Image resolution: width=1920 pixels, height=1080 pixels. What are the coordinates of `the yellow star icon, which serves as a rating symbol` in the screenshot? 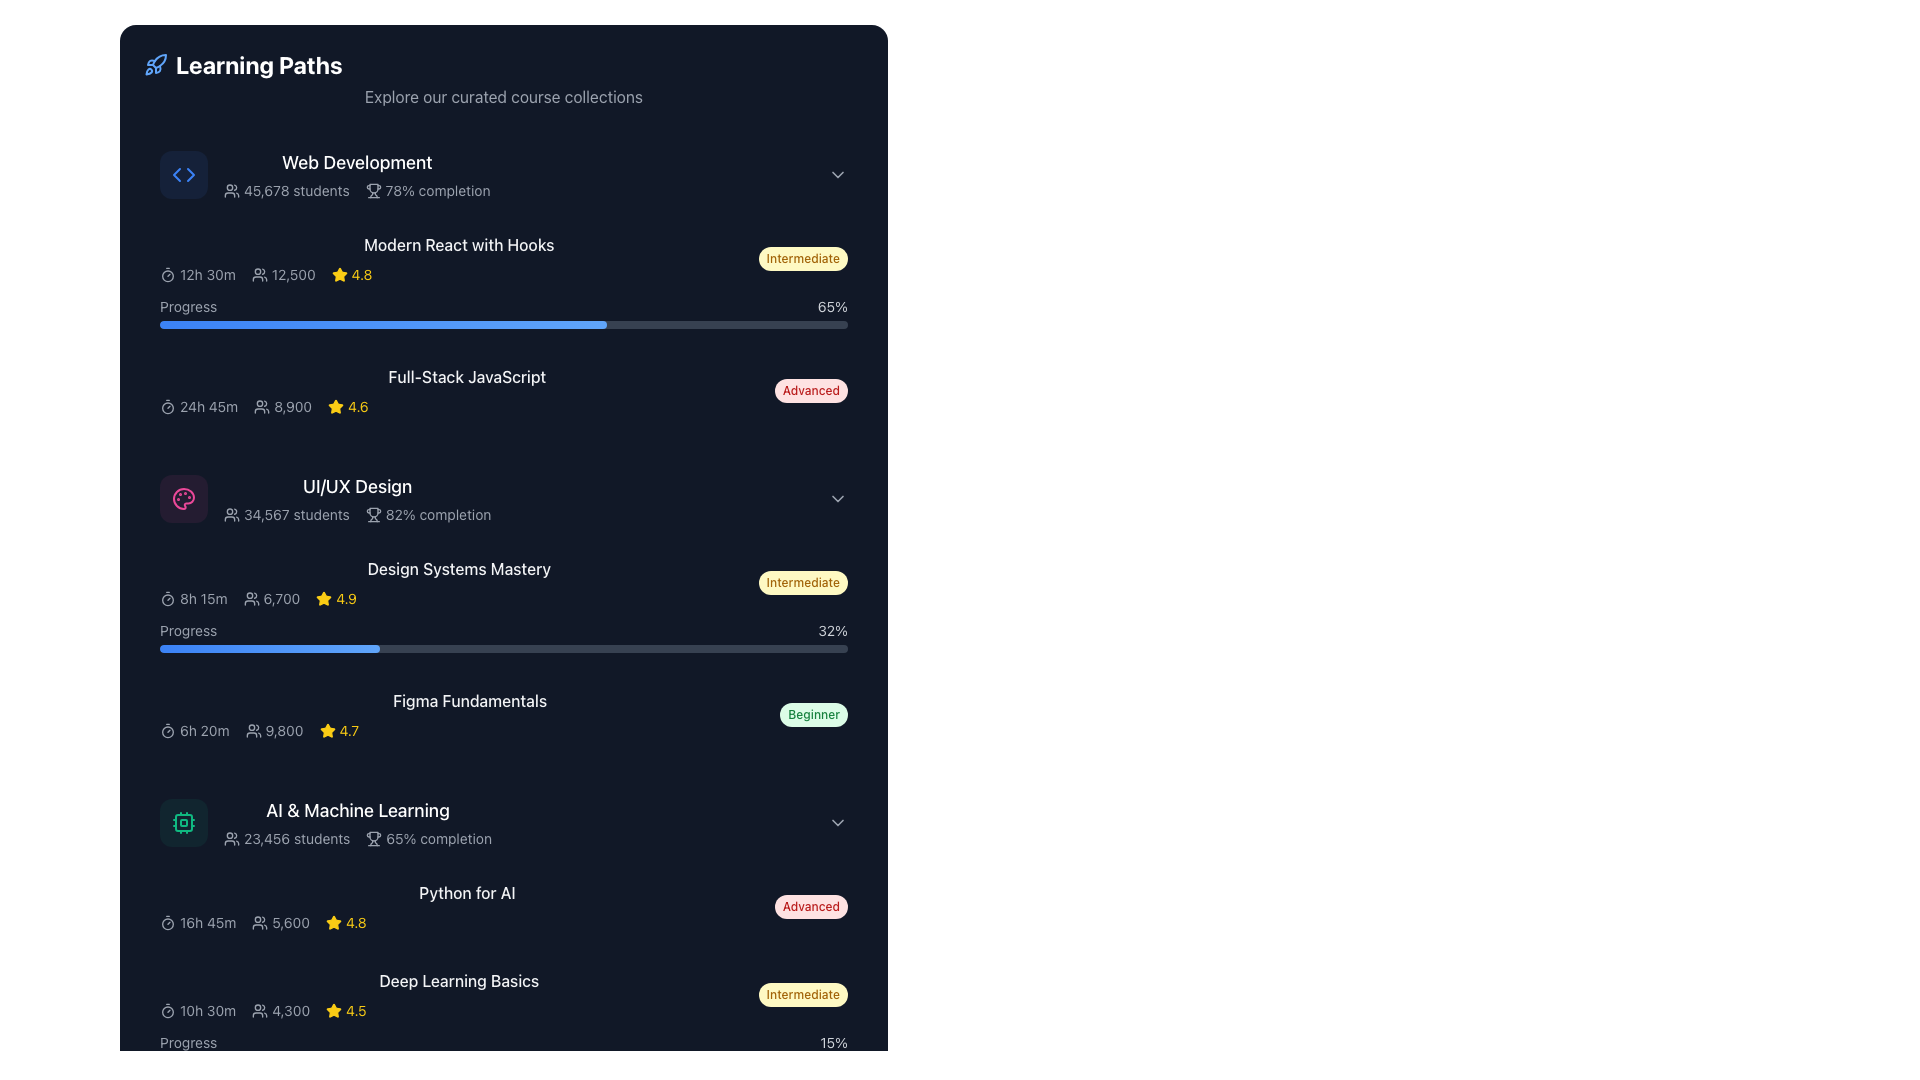 It's located at (327, 731).